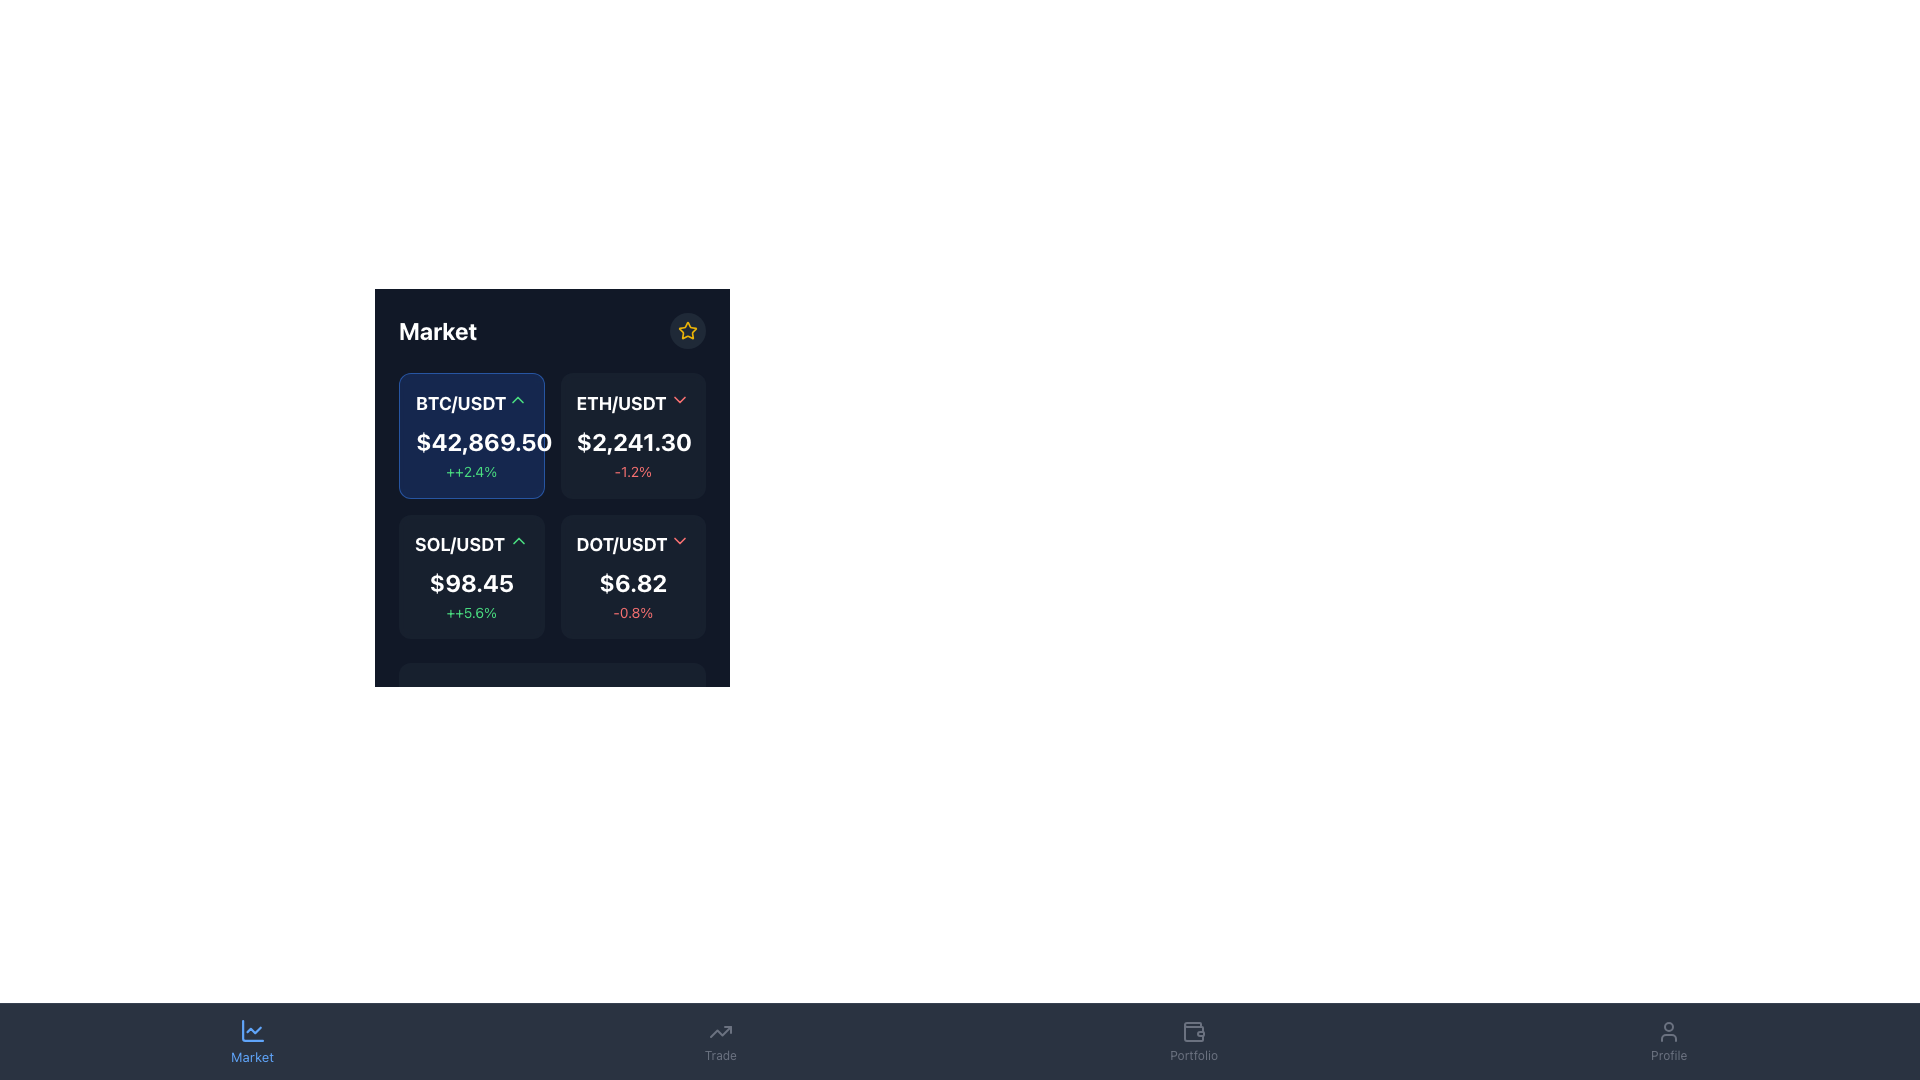 Image resolution: width=1920 pixels, height=1080 pixels. What do you see at coordinates (632, 582) in the screenshot?
I see `text content of the price label for the 'DOT/USDT' pair, located beneath the pair label text and above the percentage change text` at bounding box center [632, 582].